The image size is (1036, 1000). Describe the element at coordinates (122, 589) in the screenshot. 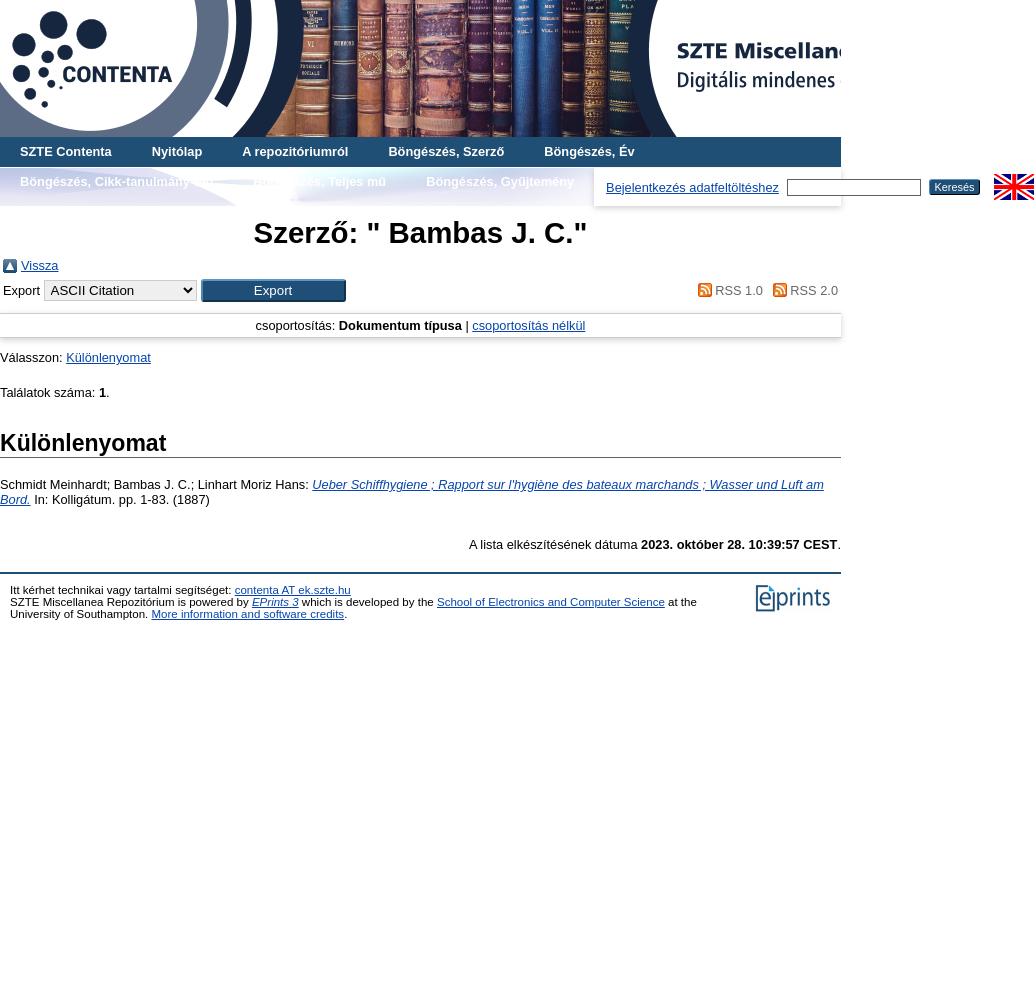

I see `'Itt kérhet technikai vagy tartalmi segítséget:'` at that location.